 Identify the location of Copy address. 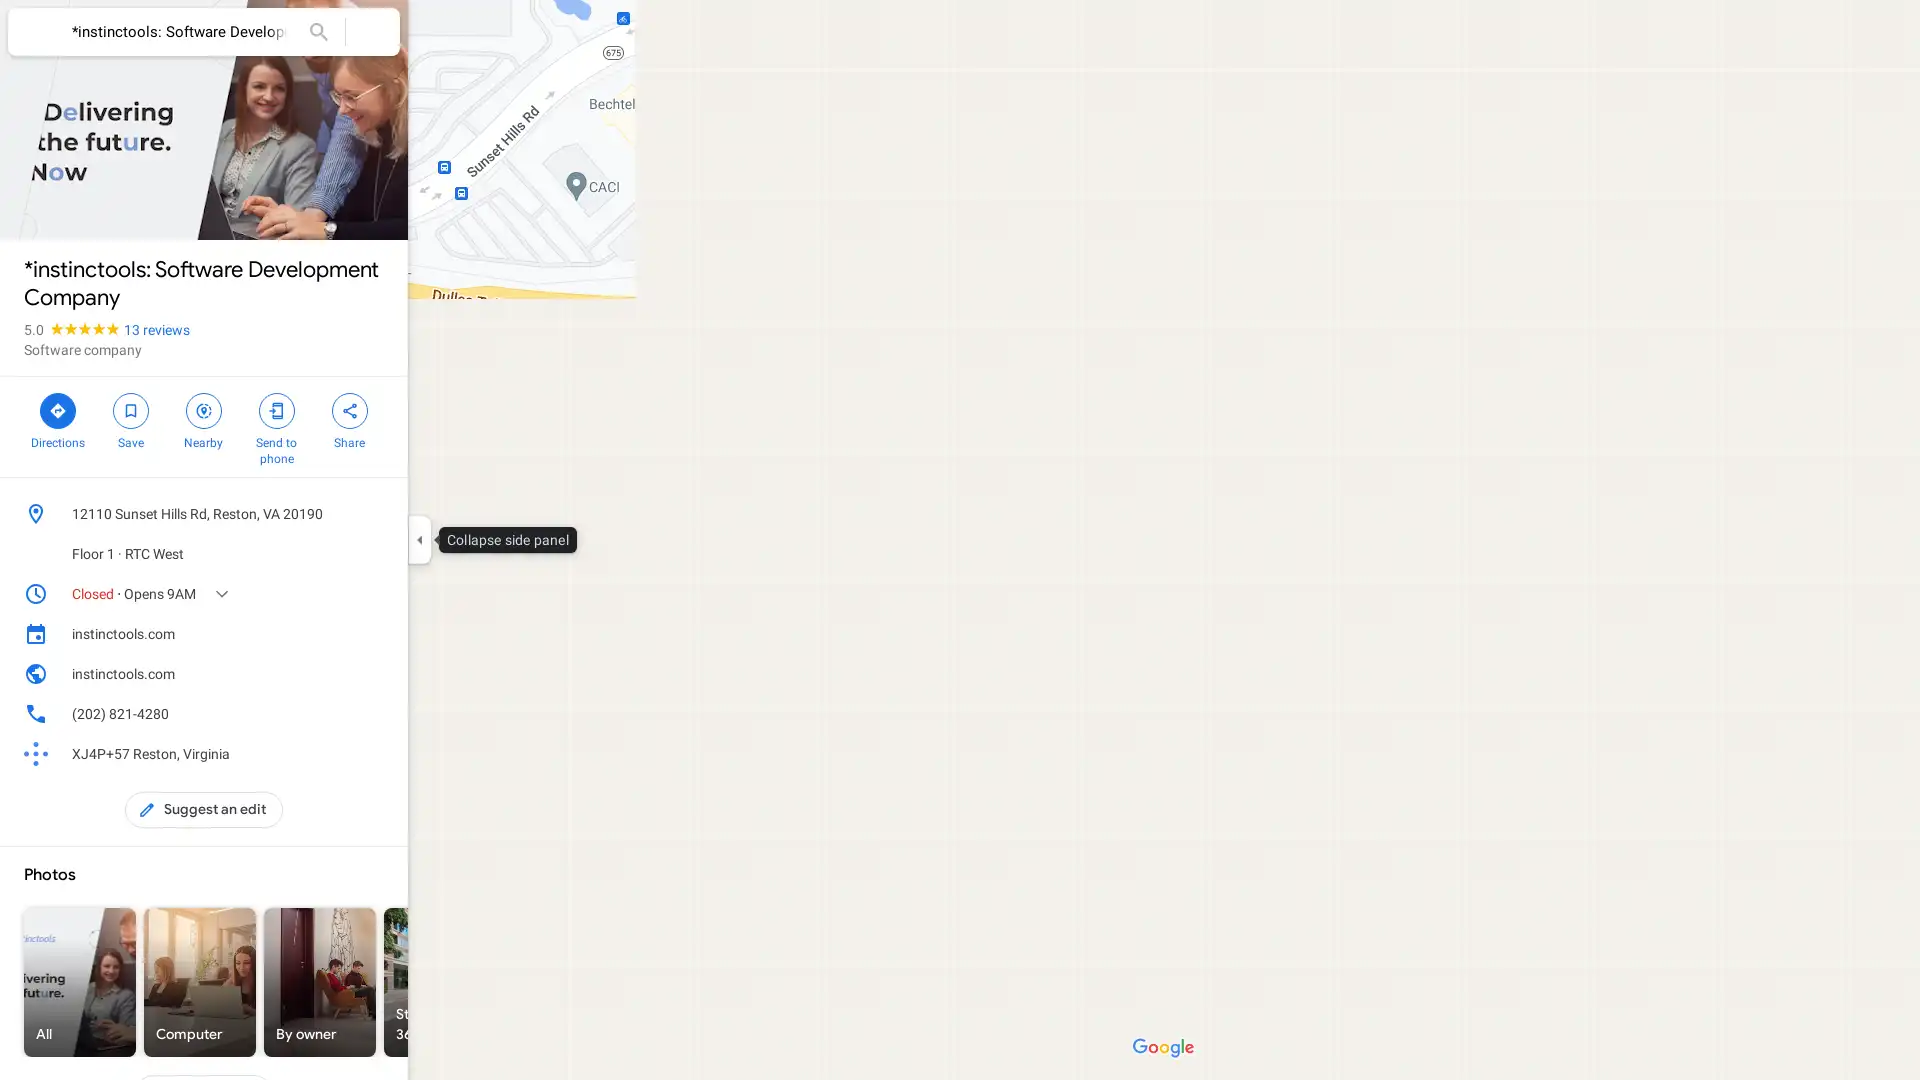
(374, 512).